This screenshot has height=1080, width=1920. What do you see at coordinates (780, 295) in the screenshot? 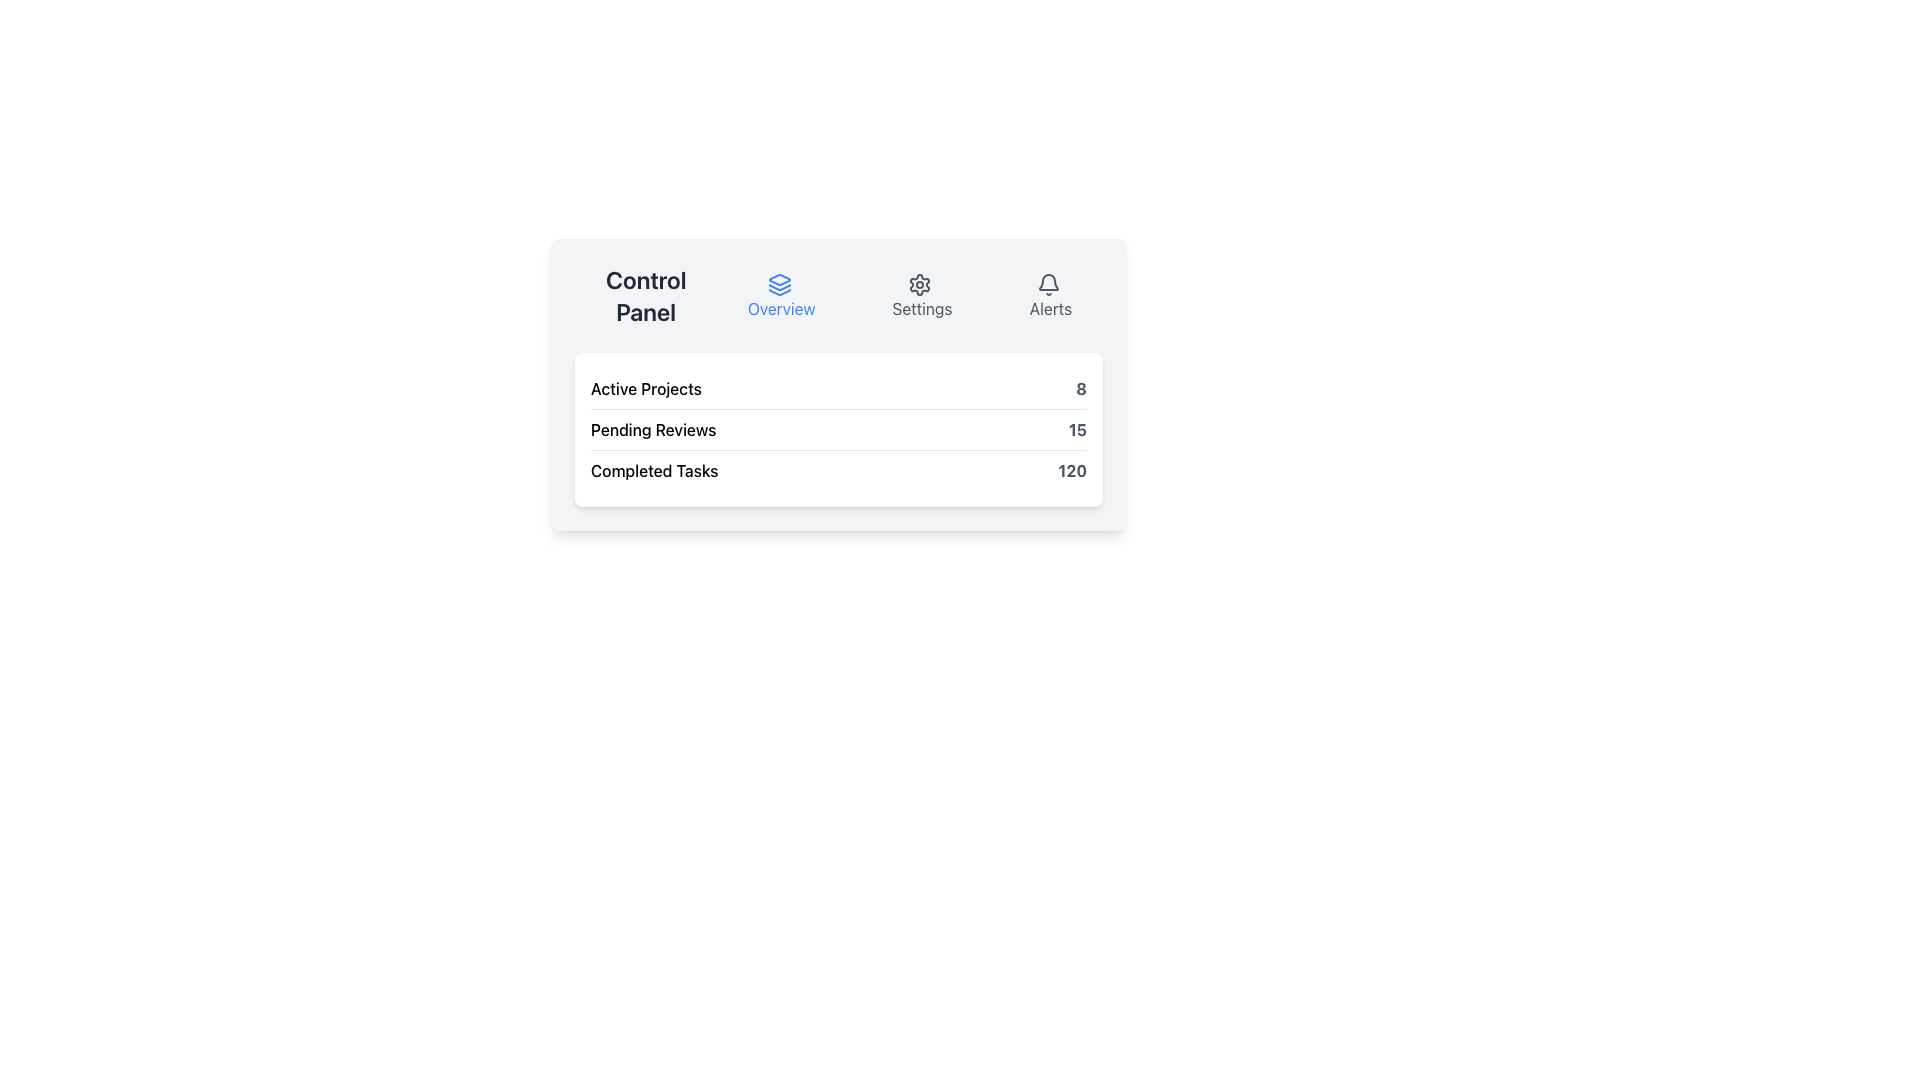
I see `the 'Overview' button in the horizontal menu at the top of the panel` at bounding box center [780, 295].